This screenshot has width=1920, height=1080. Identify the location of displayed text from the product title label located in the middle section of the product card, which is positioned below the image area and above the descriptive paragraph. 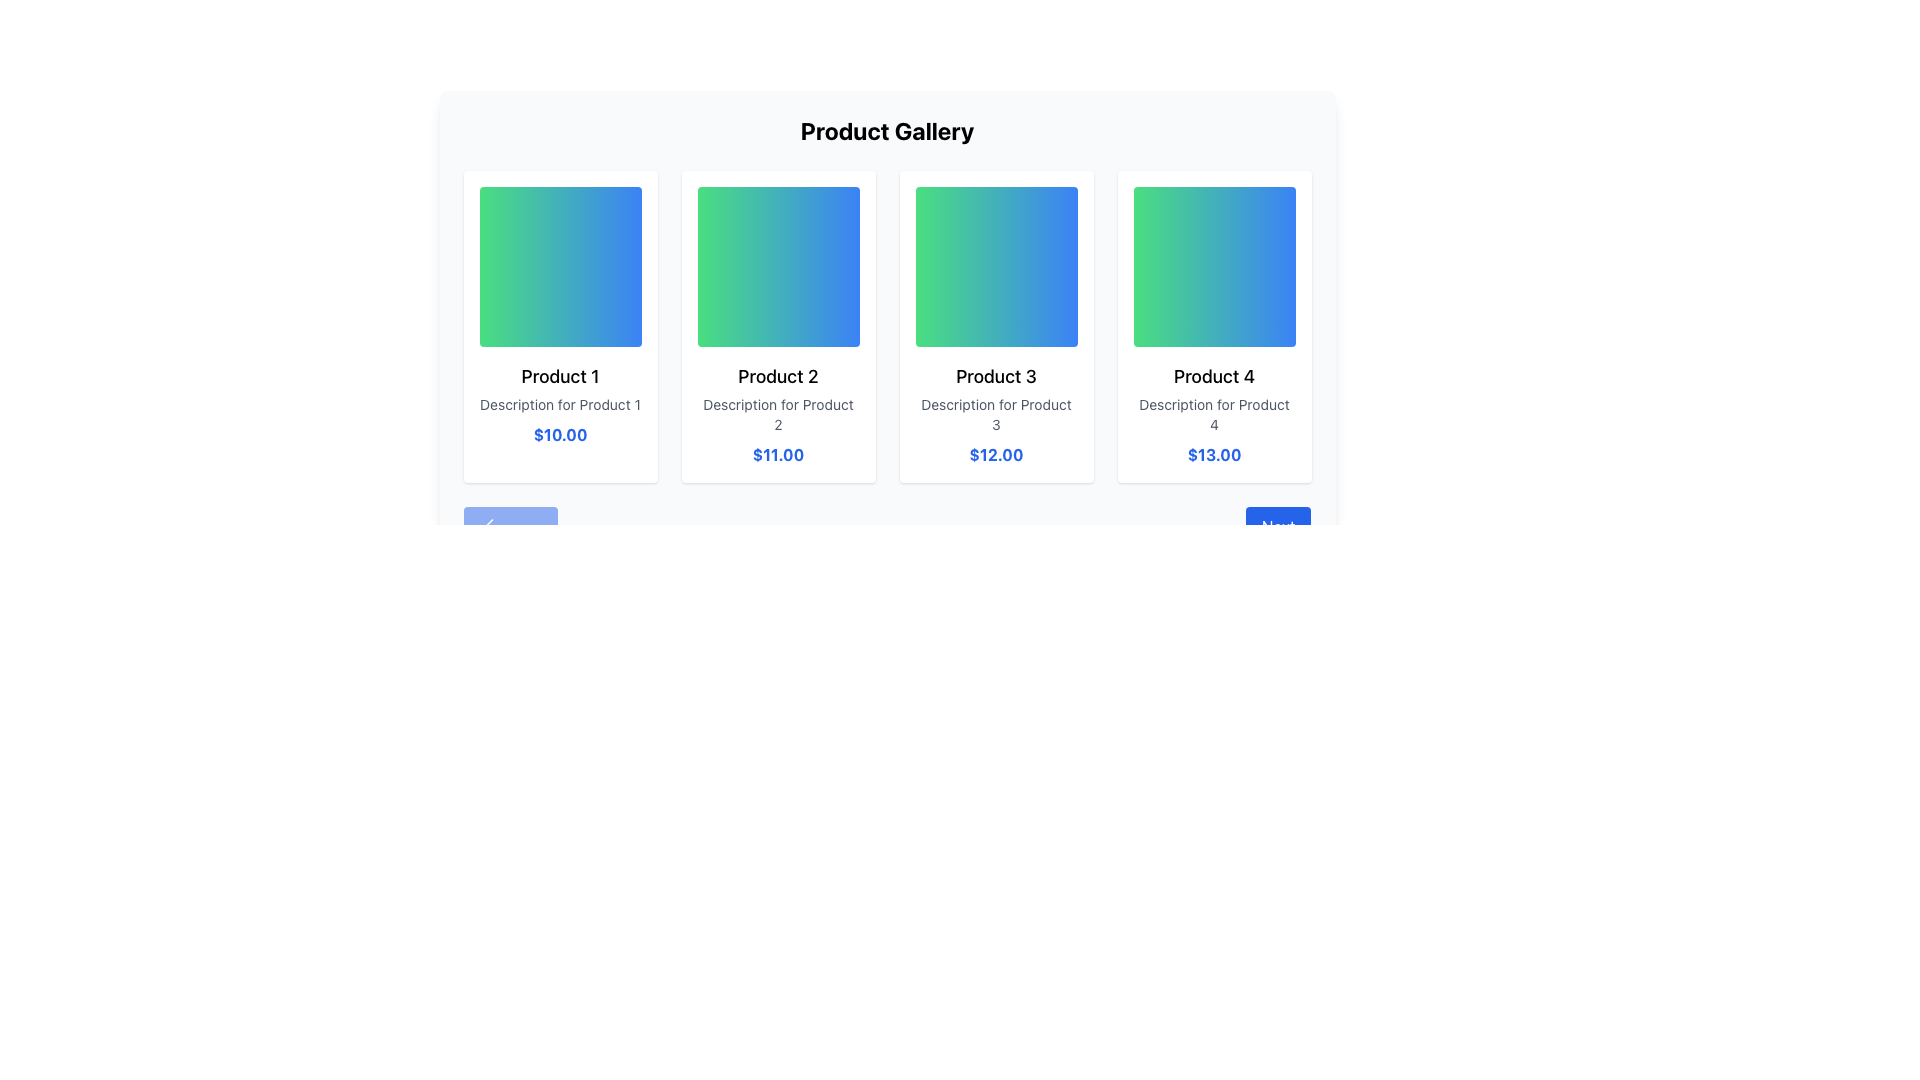
(777, 377).